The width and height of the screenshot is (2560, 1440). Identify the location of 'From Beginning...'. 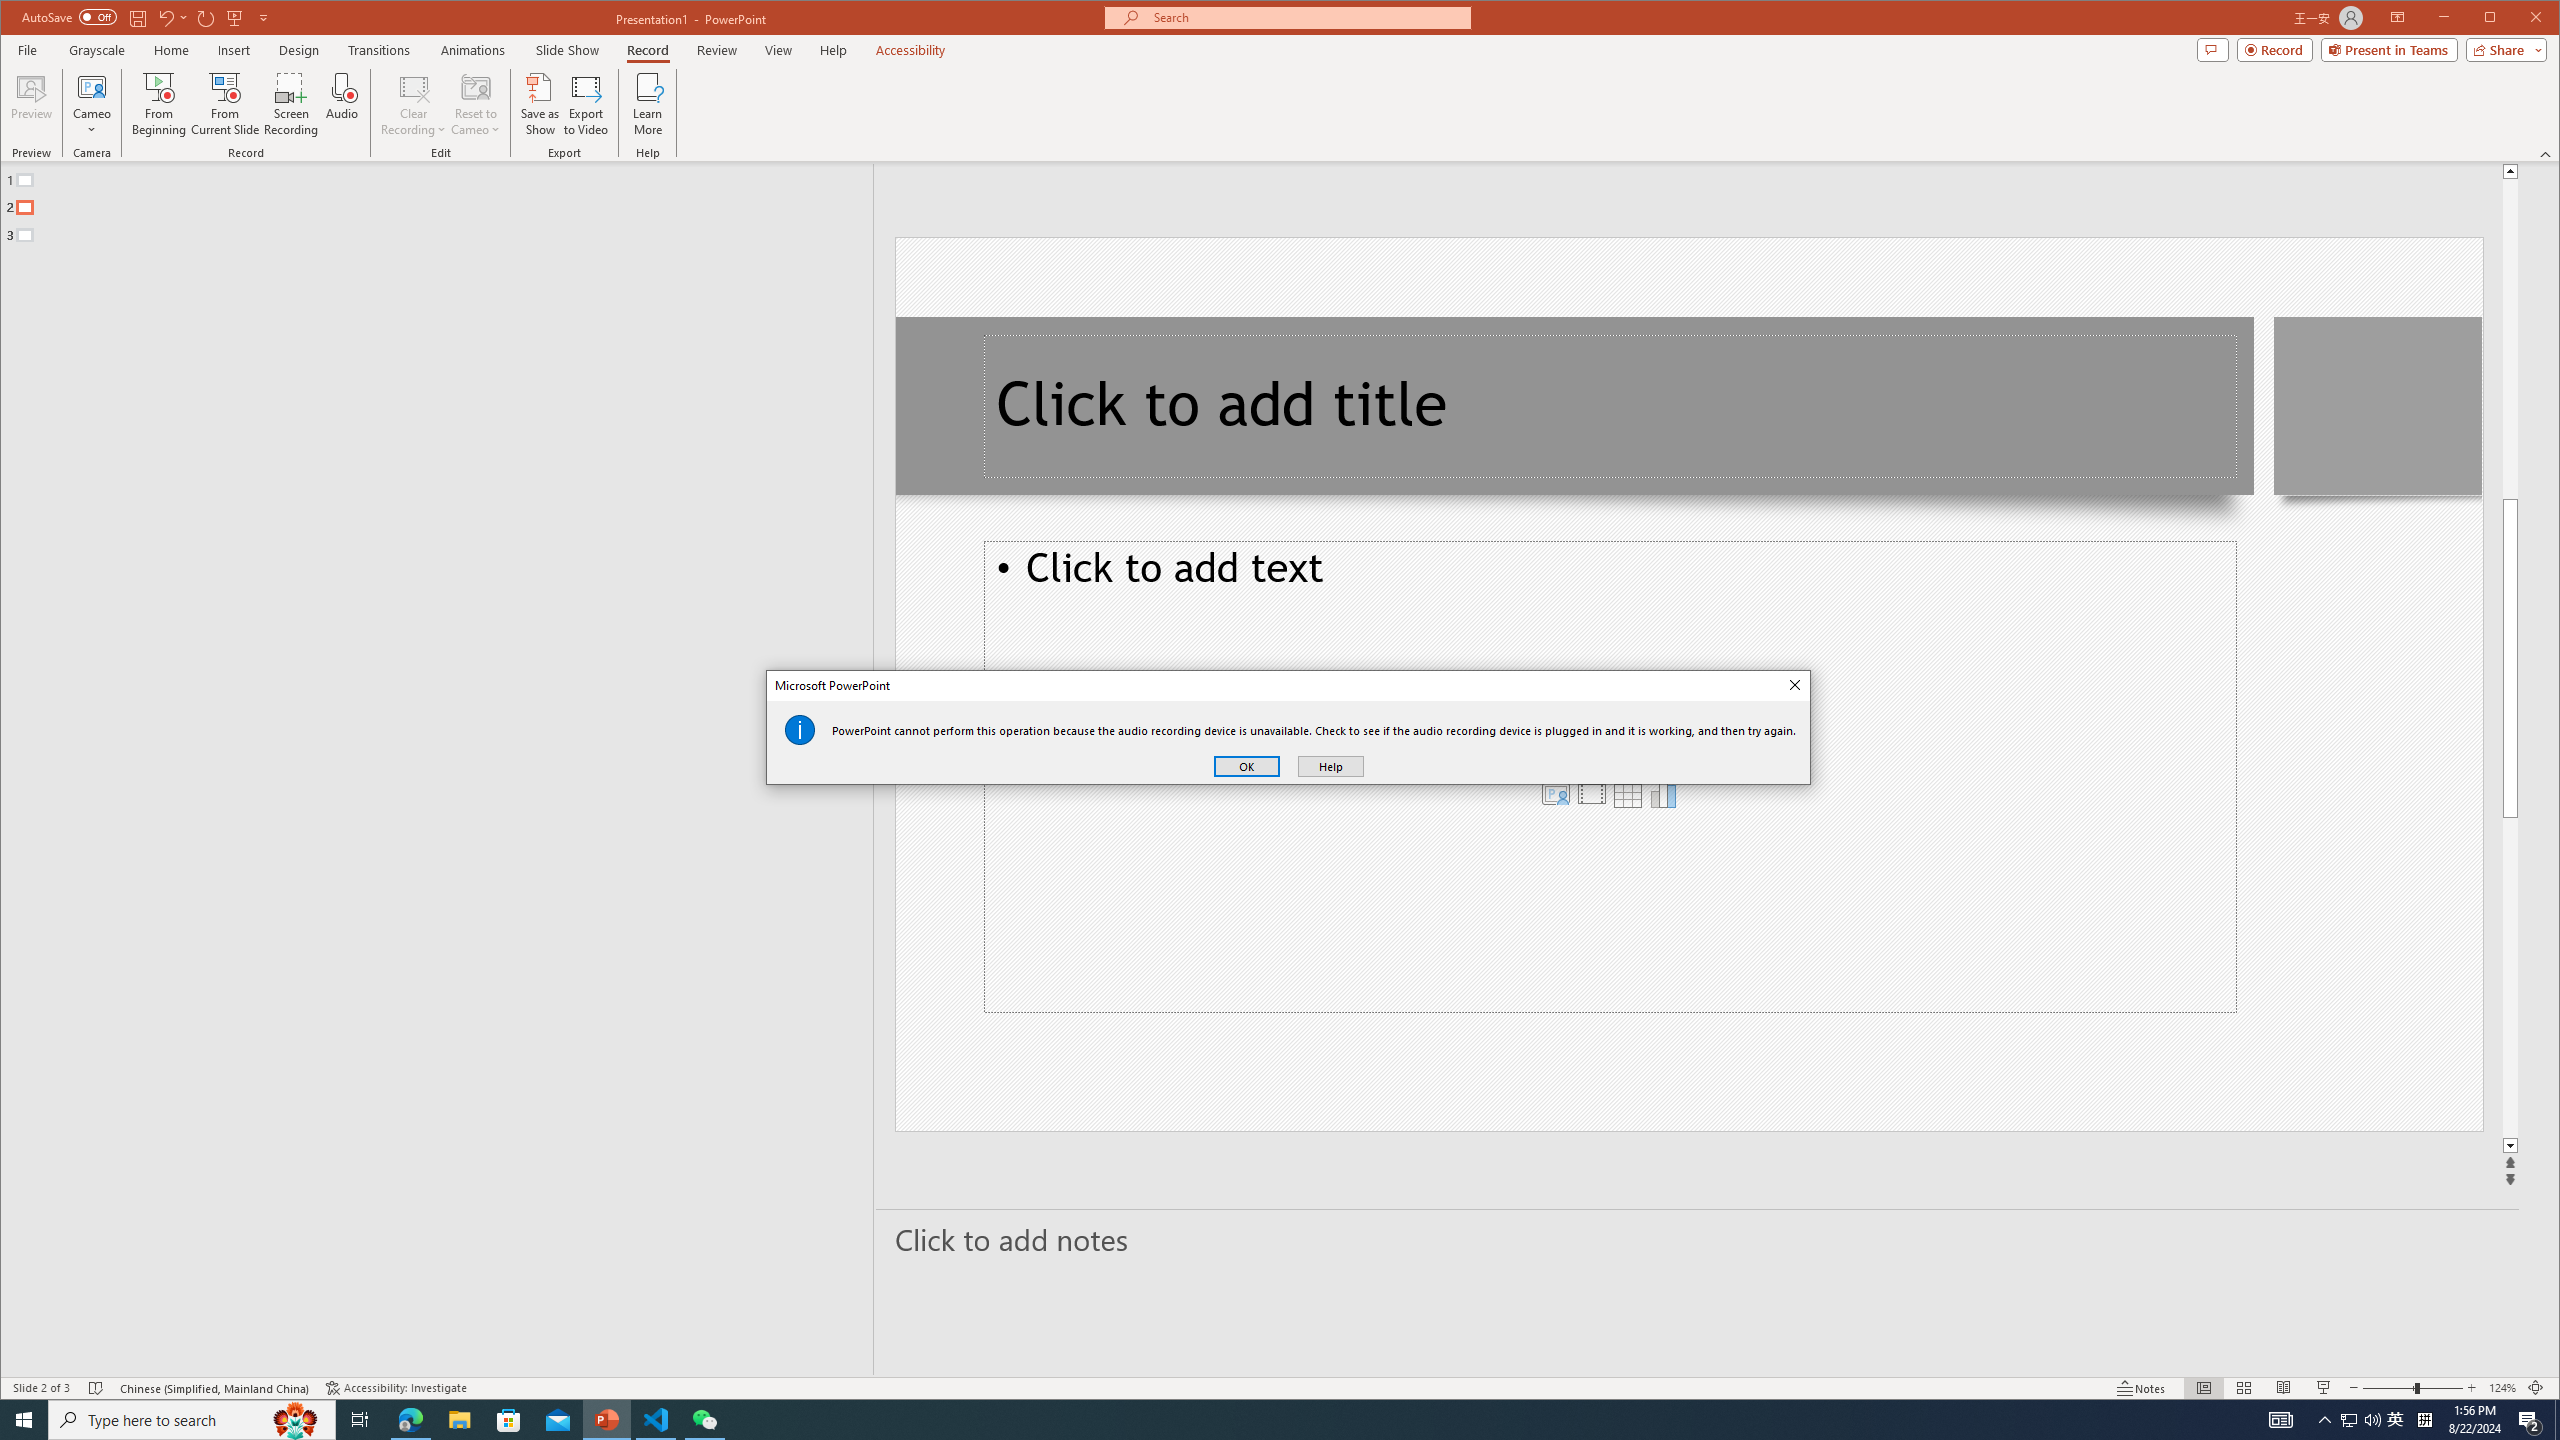
(159, 103).